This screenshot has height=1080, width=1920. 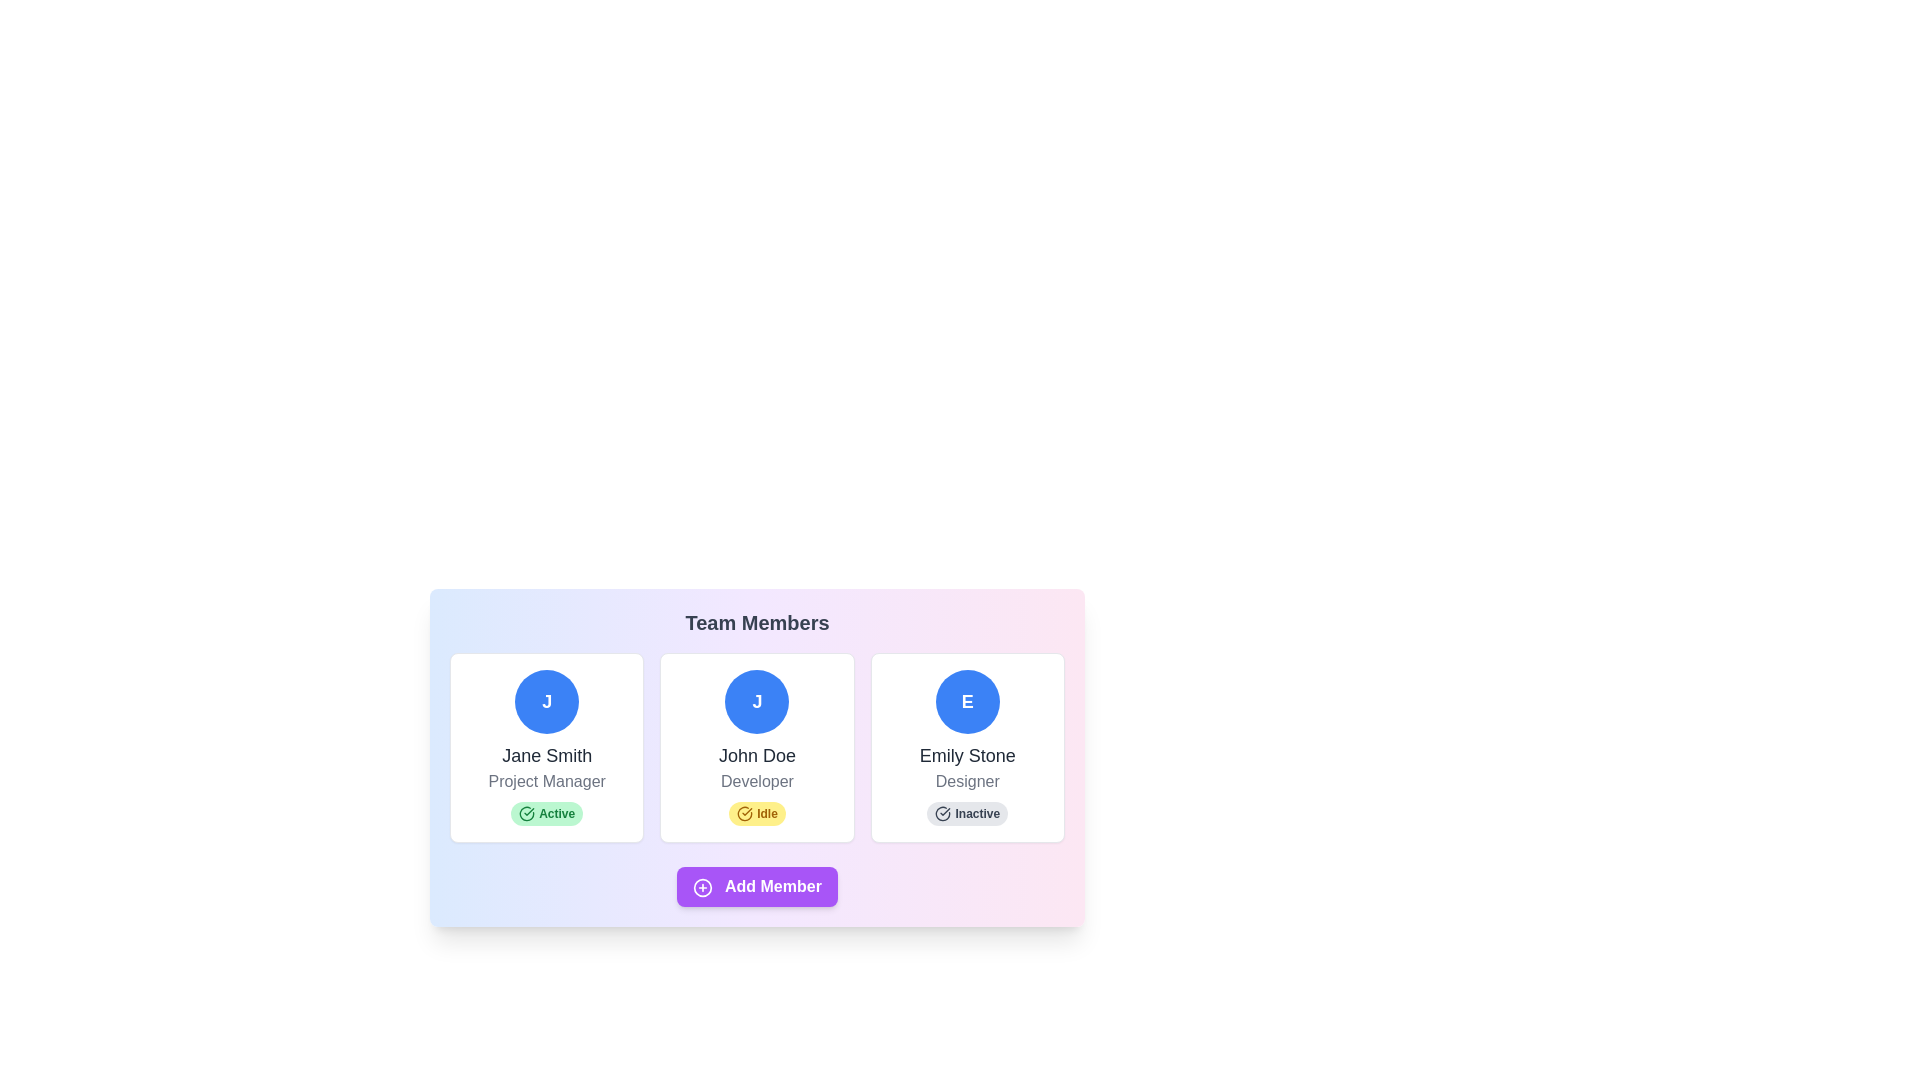 I want to click on the Text element that signifies the role of 'Emily Stone' as 'Designer', which is positioned below 'Emily Stone' and above an 'Inactive' label, so click(x=967, y=781).